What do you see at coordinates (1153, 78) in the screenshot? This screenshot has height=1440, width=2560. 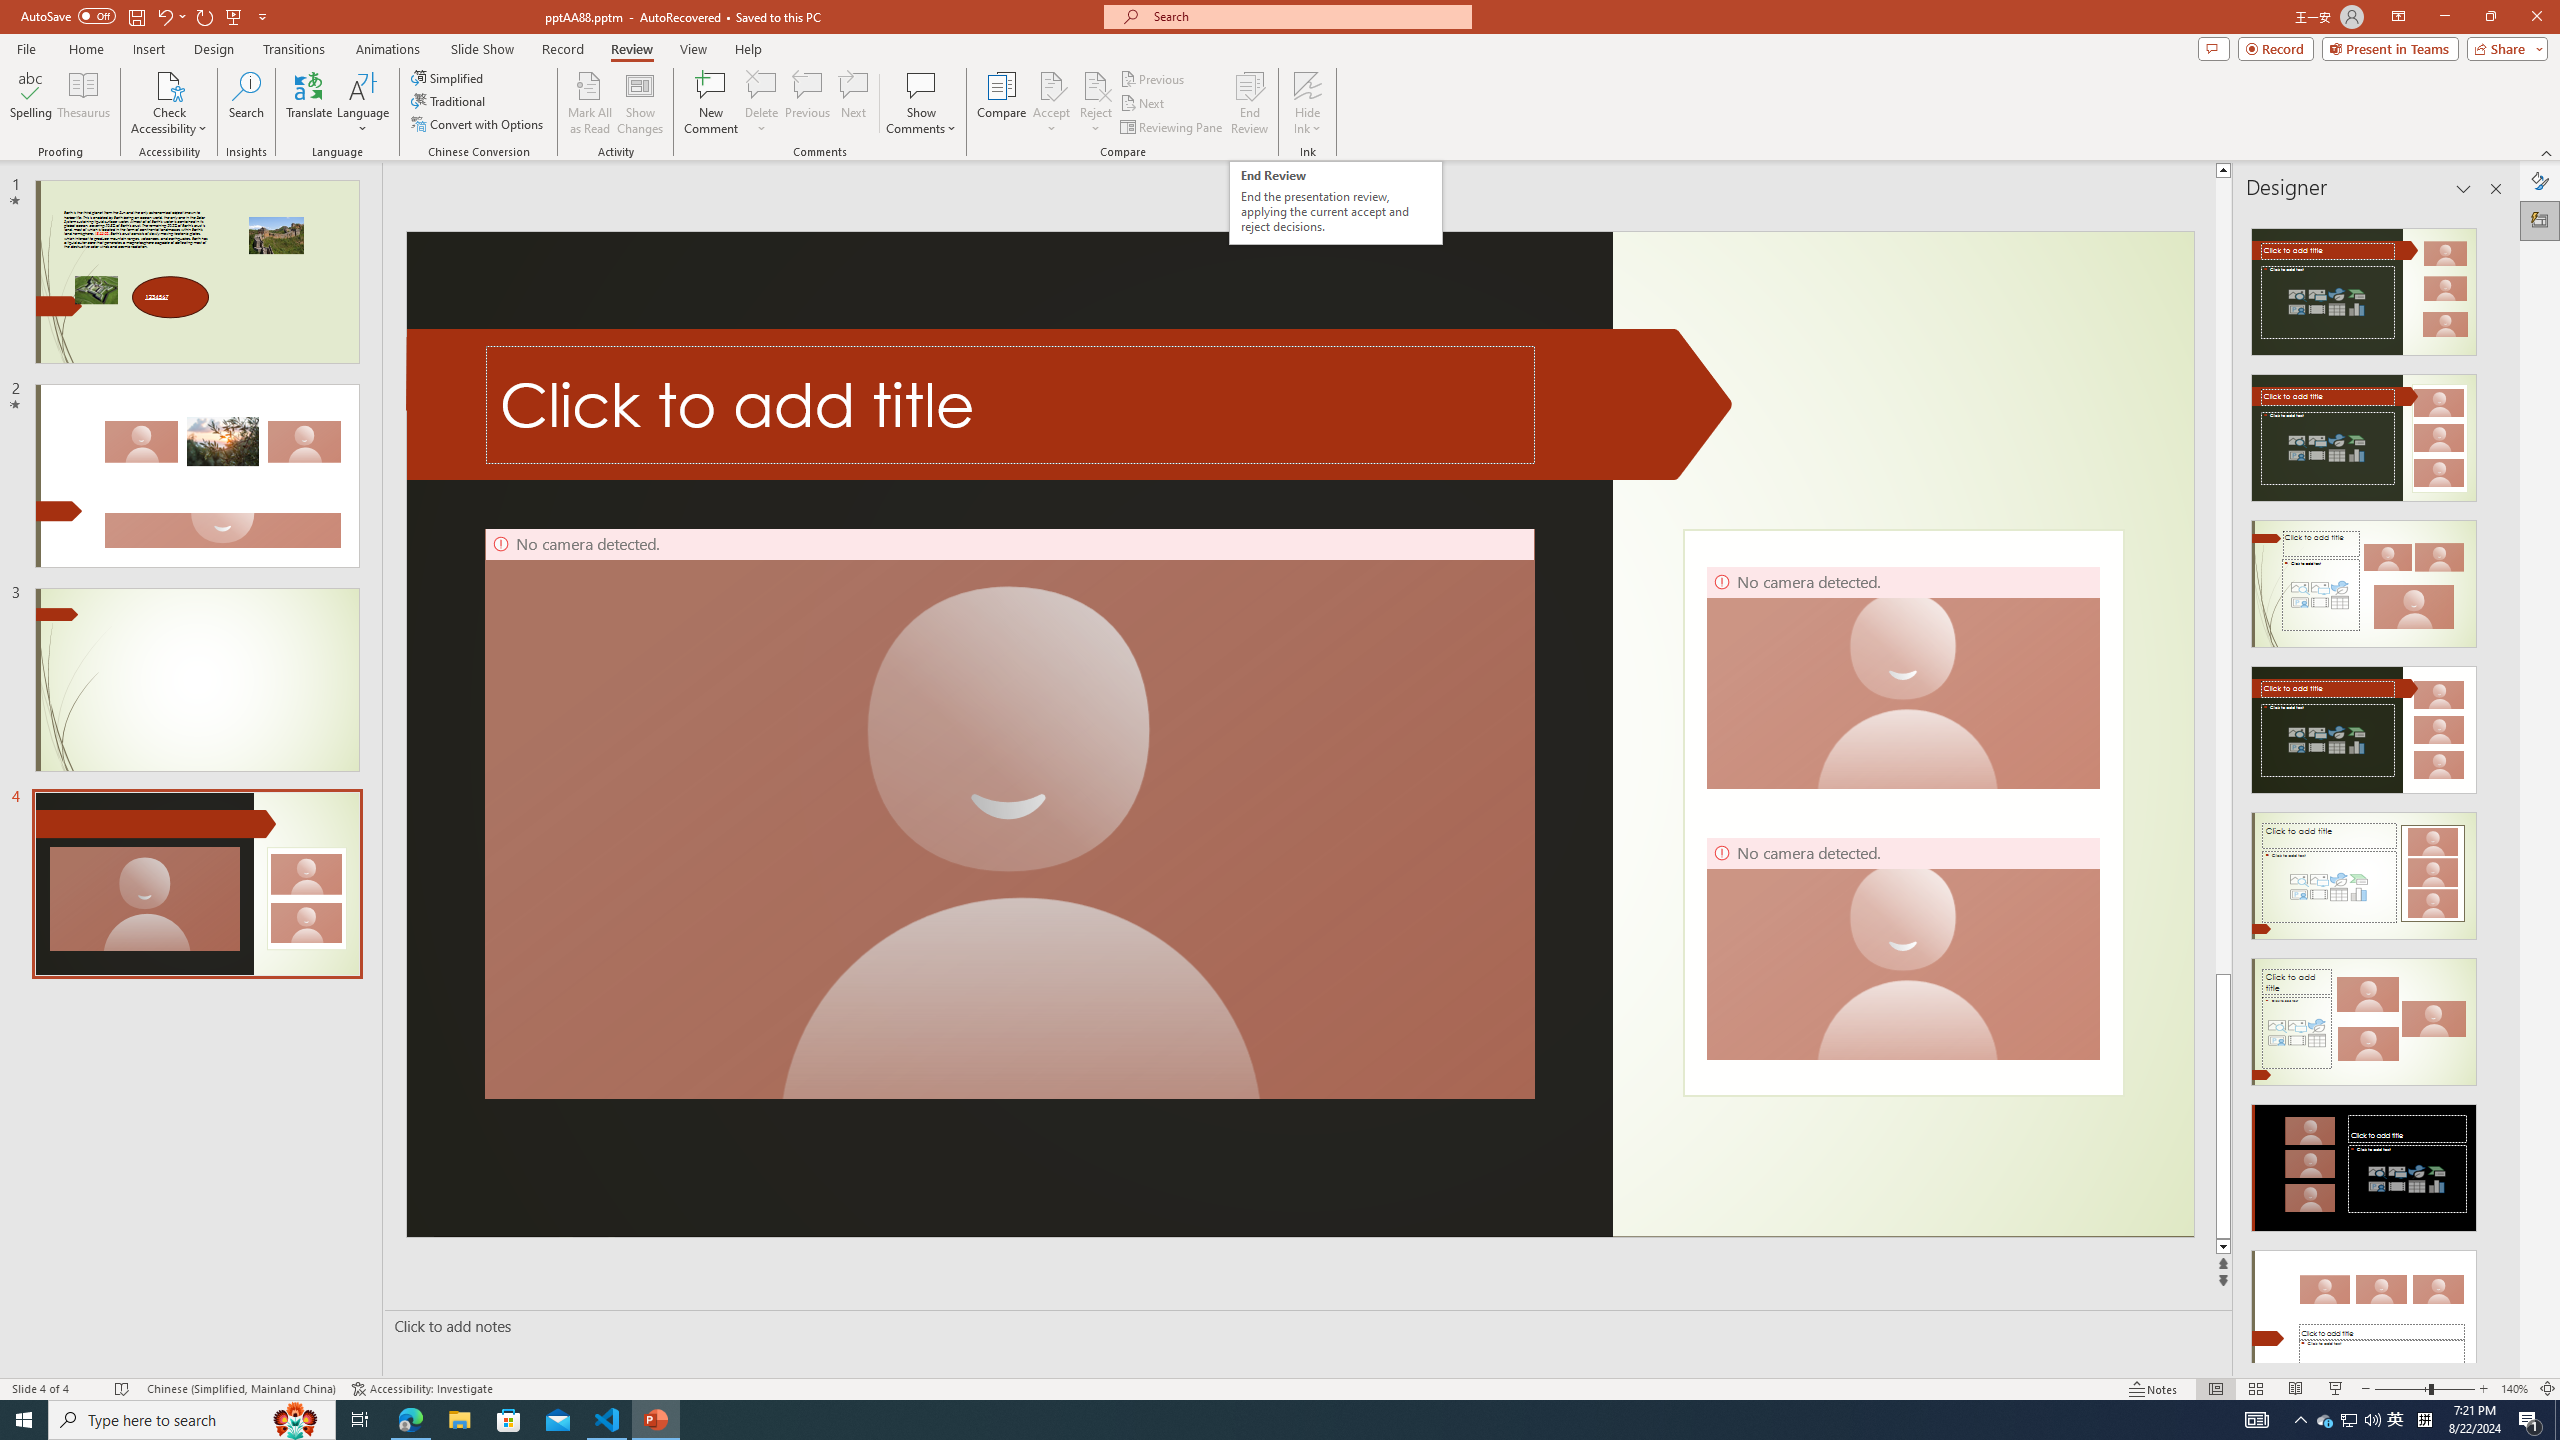 I see `'Previous'` at bounding box center [1153, 78].